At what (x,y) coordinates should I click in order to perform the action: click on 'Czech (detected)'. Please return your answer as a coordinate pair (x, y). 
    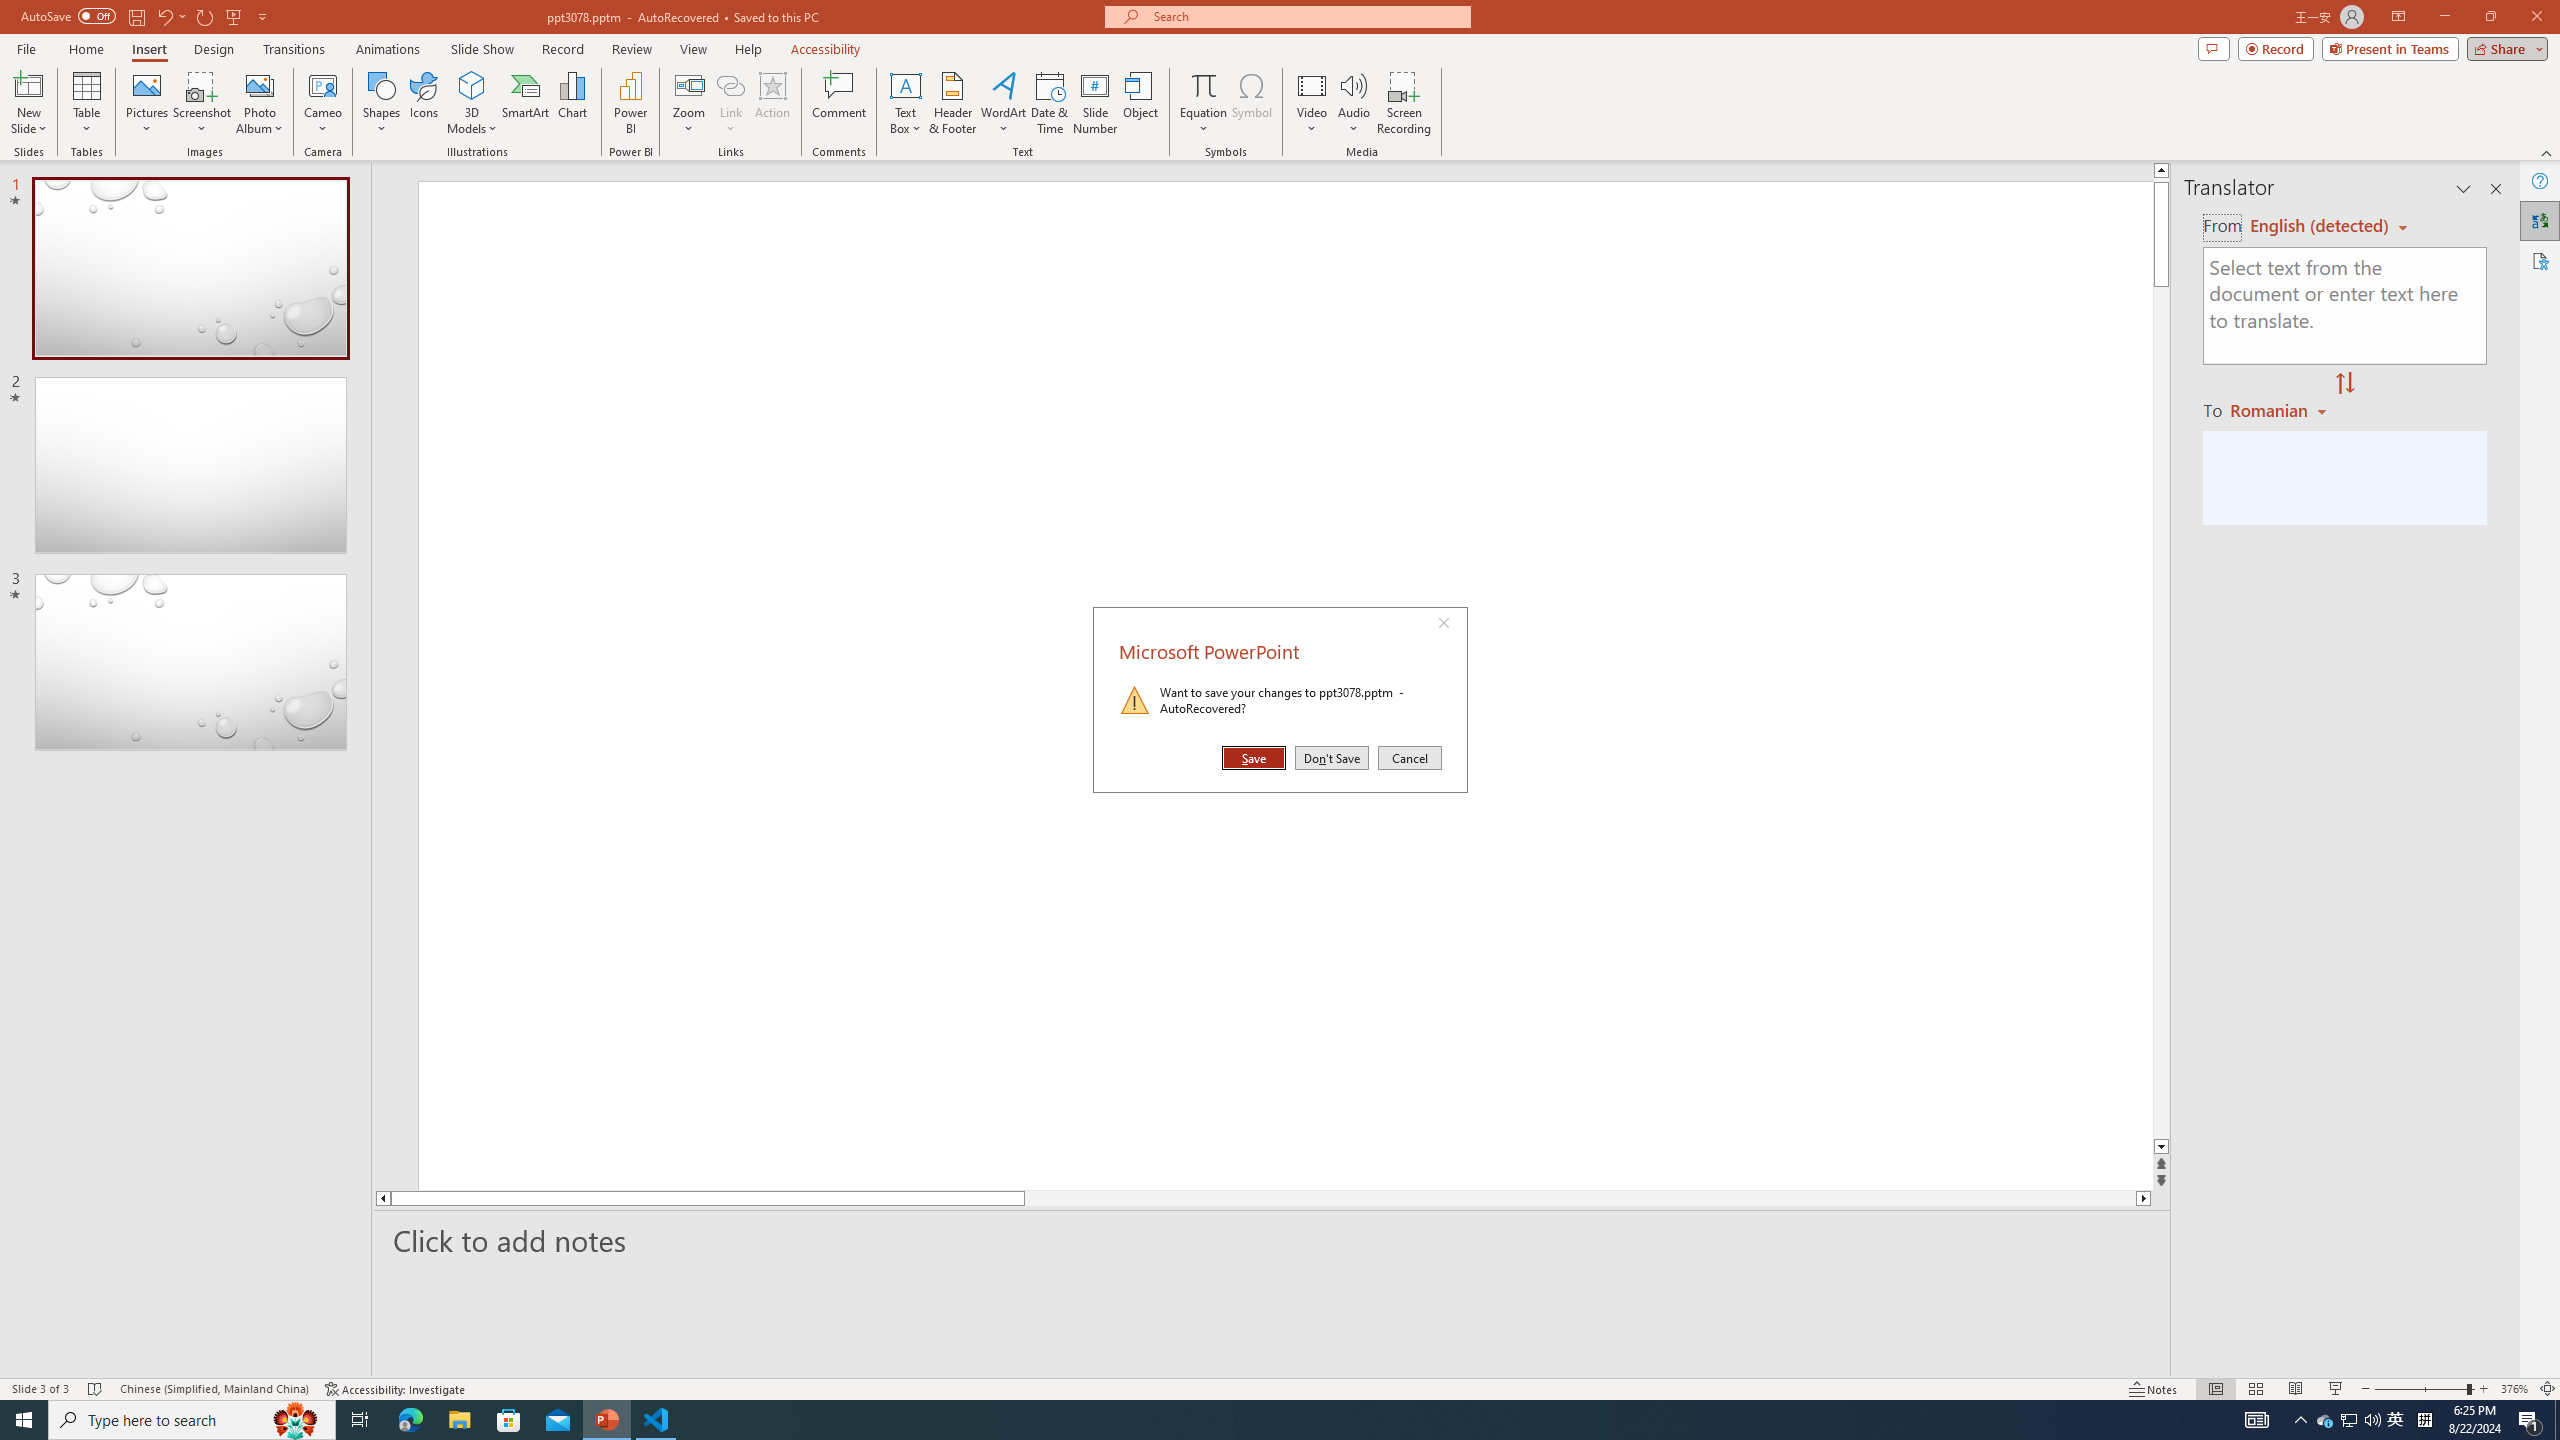
    Looking at the image, I should click on (2319, 225).